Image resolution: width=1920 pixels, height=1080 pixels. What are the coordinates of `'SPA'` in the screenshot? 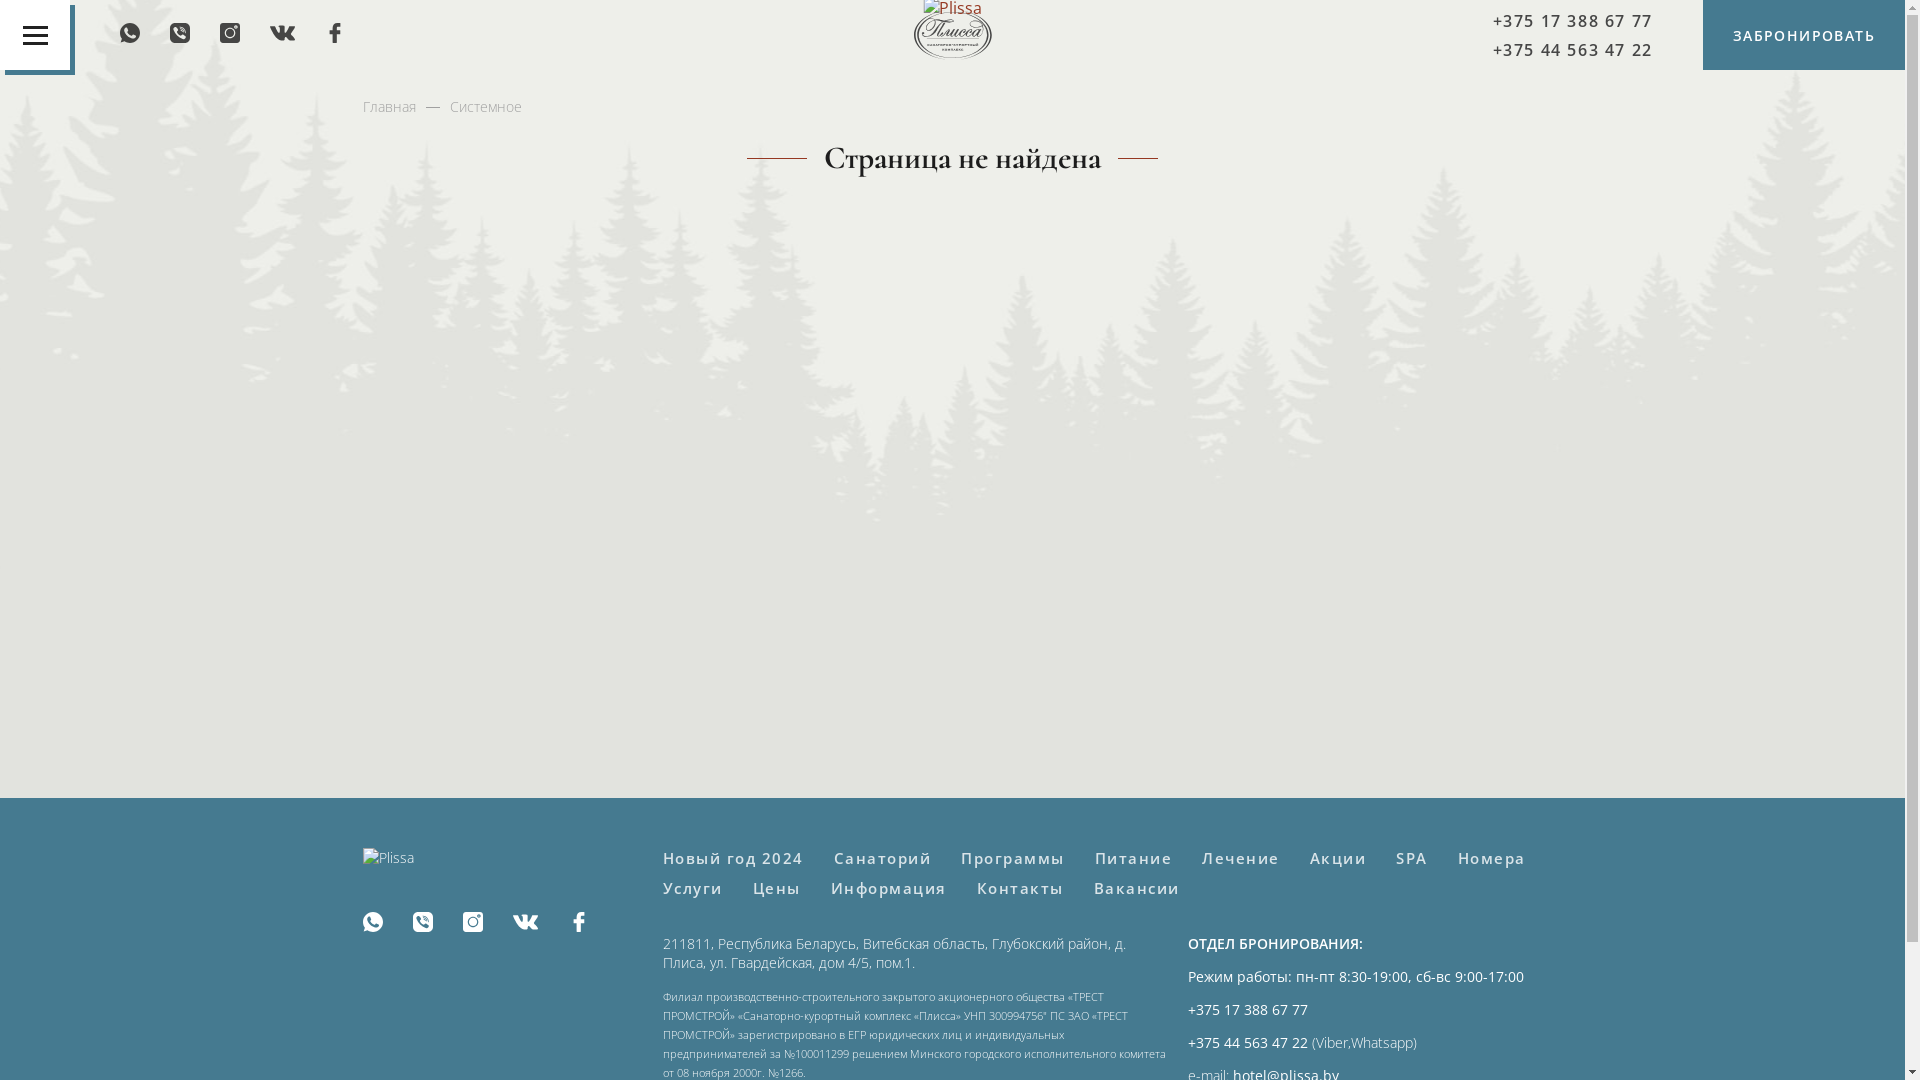 It's located at (1410, 856).